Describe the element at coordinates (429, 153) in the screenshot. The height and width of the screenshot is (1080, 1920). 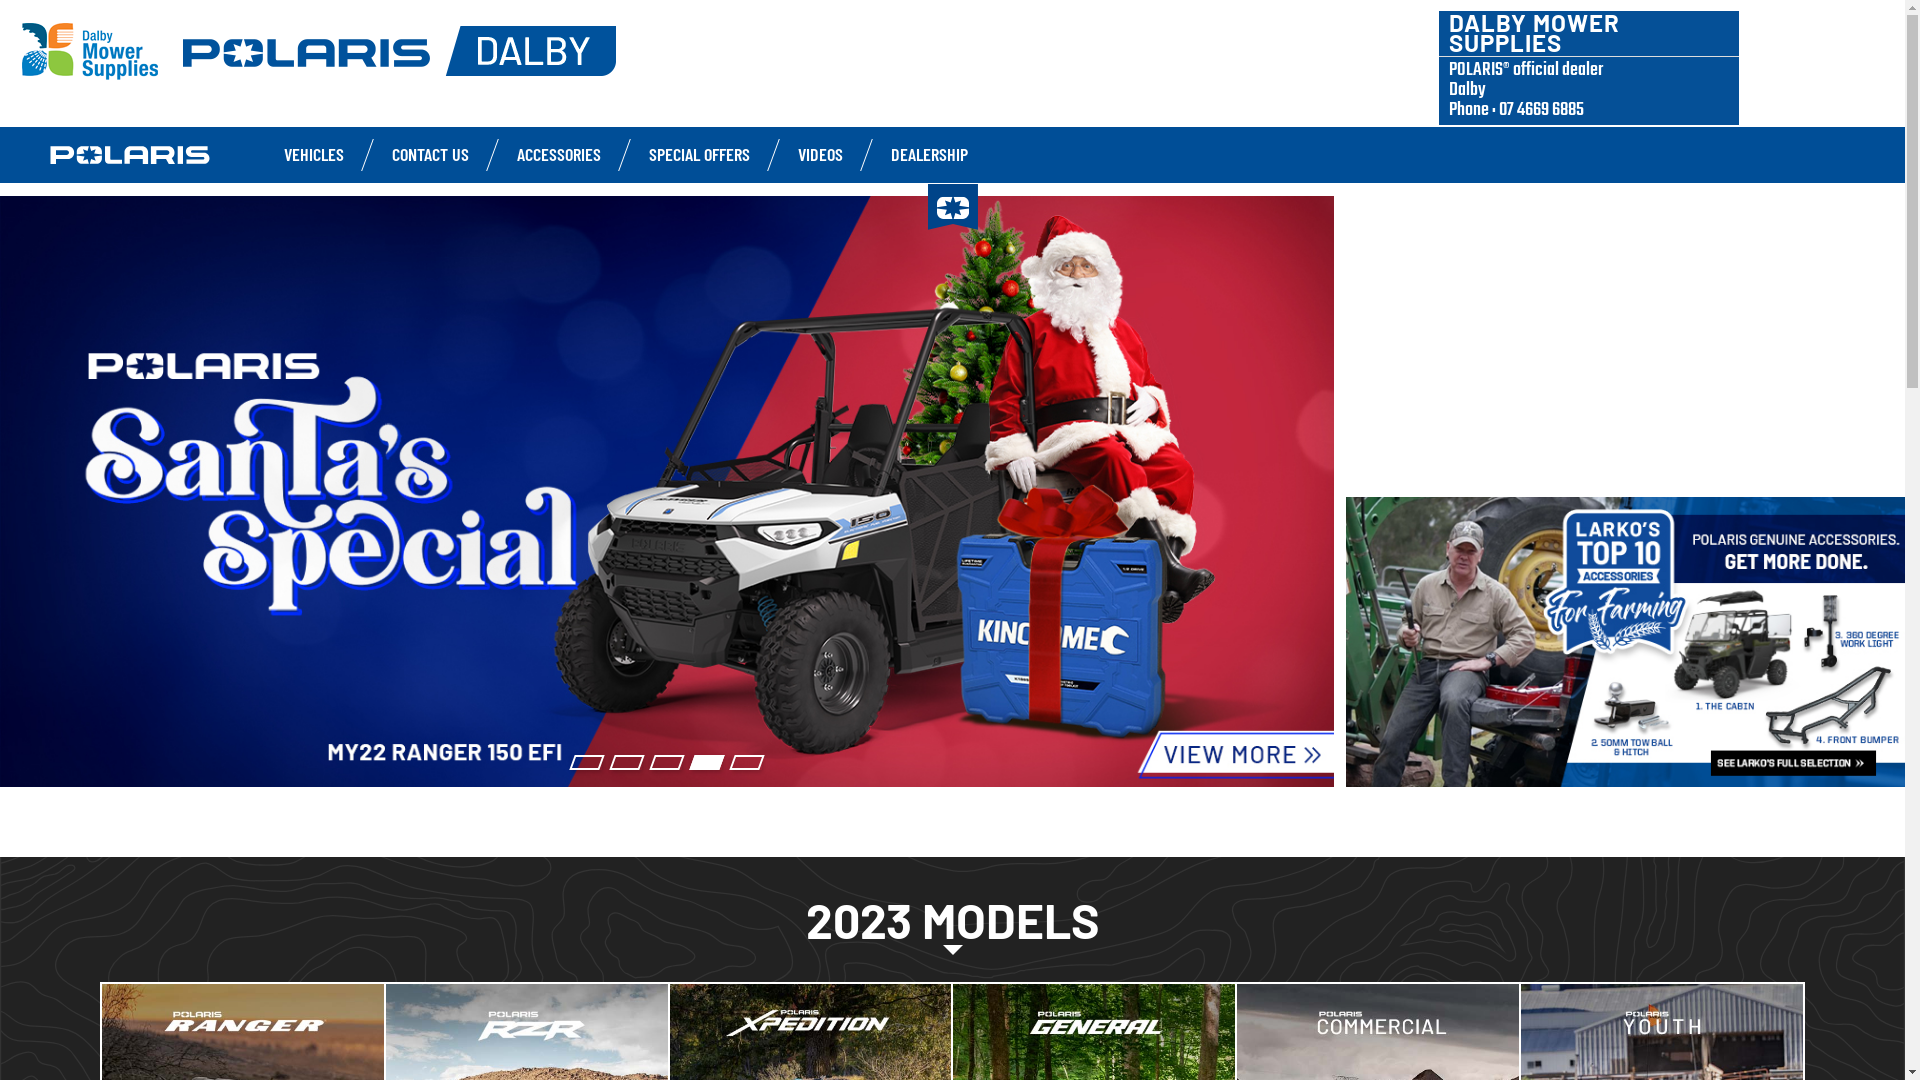
I see `'CONTACT US'` at that location.